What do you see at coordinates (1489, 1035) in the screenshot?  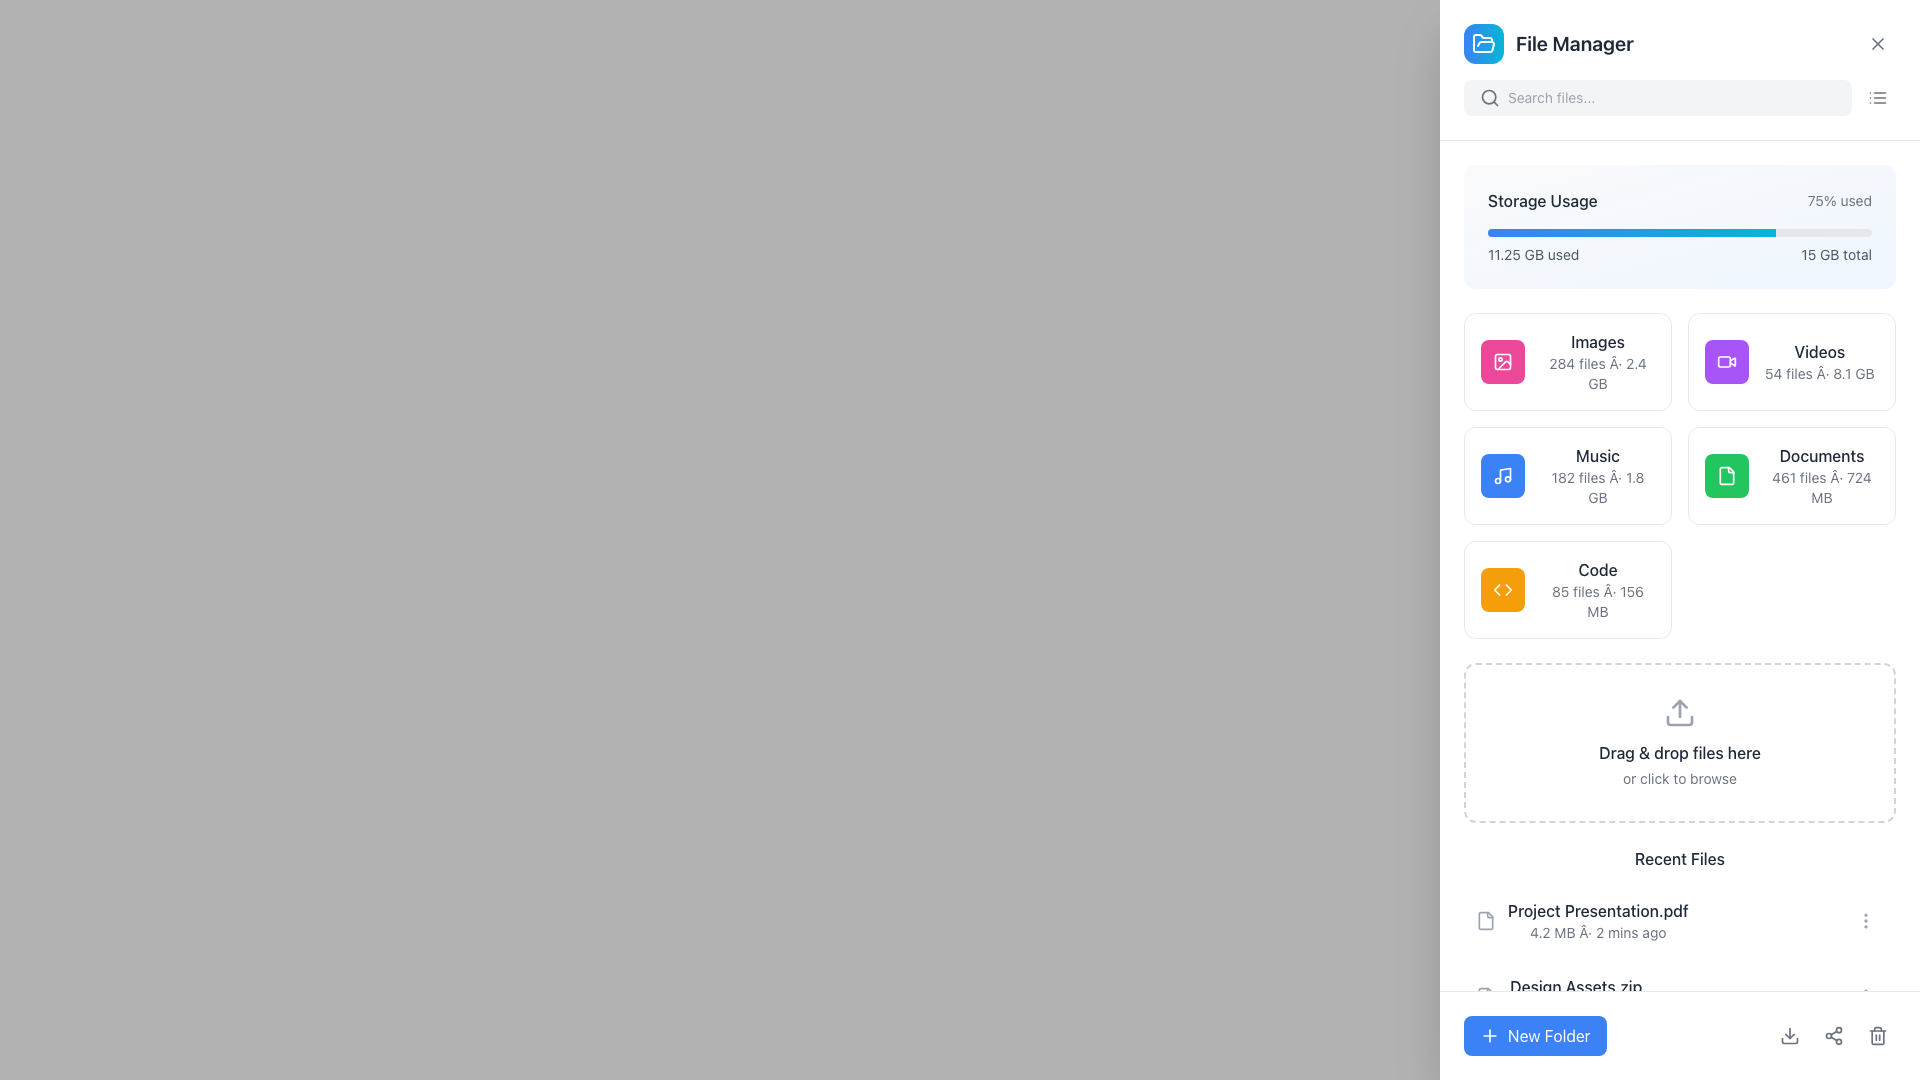 I see `the 'New Folder' icon located within the button labeled 'New Folder' at the bottom right corner of the interface` at bounding box center [1489, 1035].